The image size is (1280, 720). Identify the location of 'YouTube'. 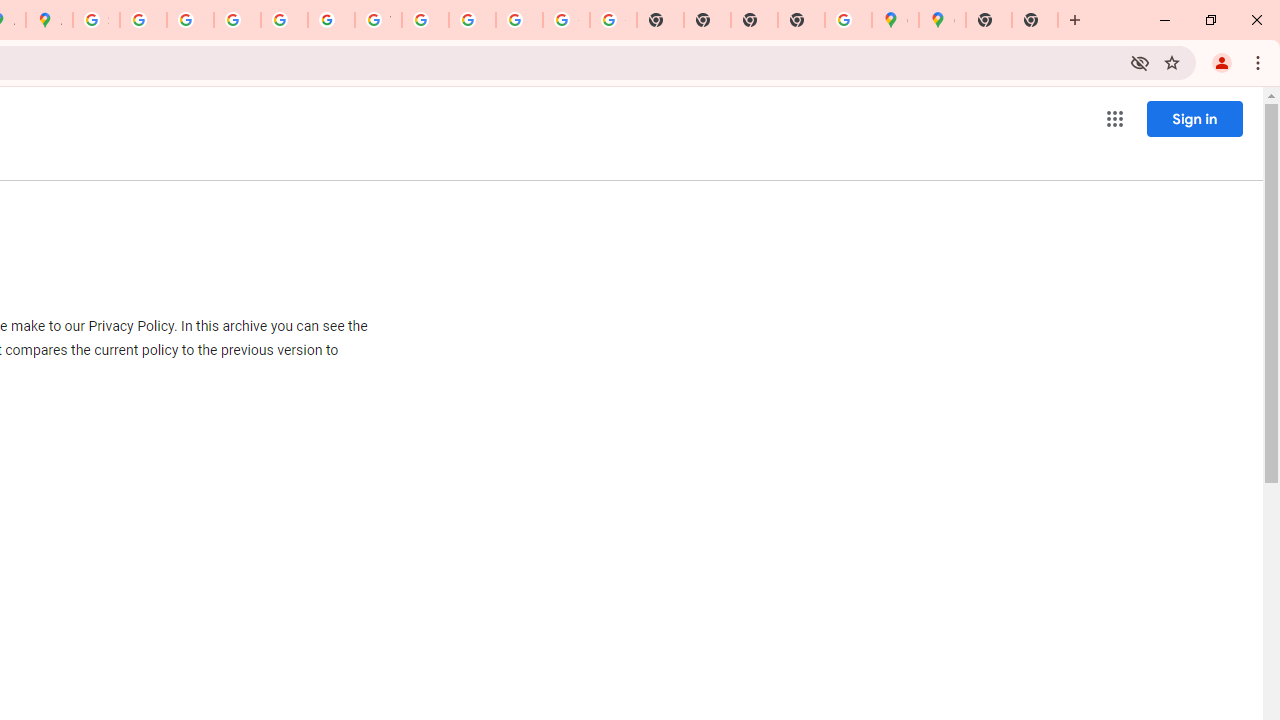
(378, 20).